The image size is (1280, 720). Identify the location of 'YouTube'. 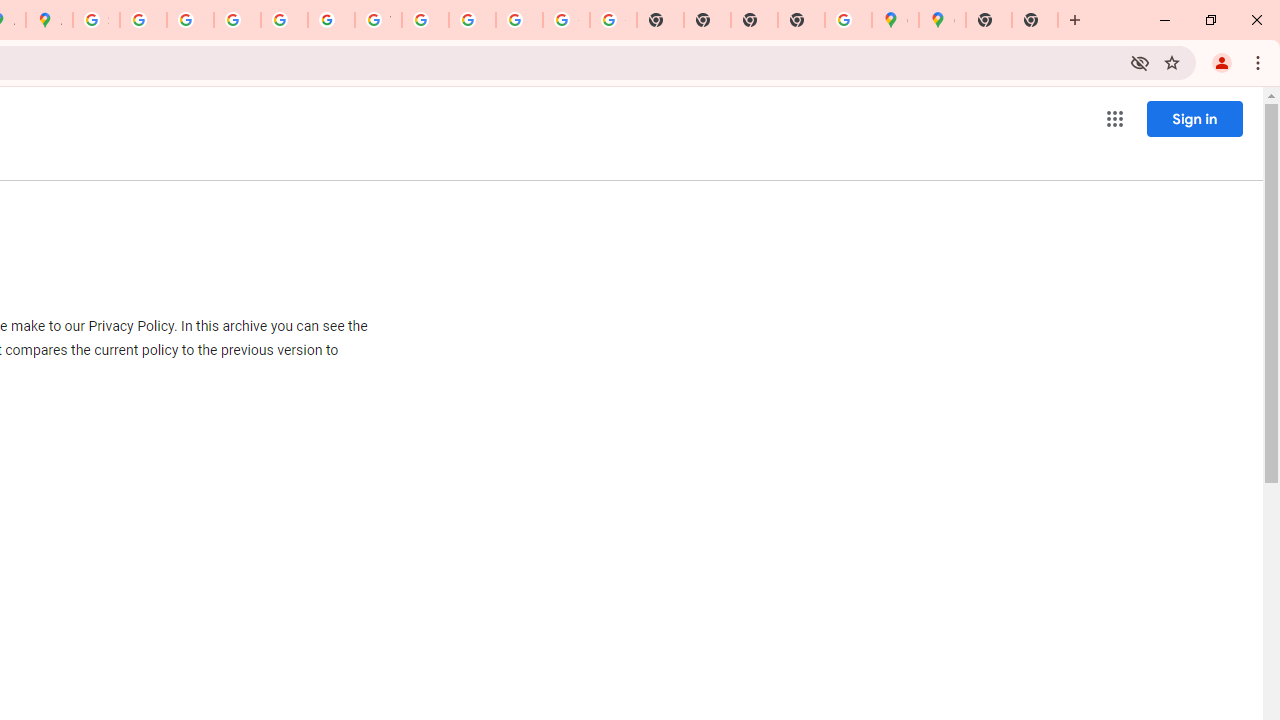
(378, 20).